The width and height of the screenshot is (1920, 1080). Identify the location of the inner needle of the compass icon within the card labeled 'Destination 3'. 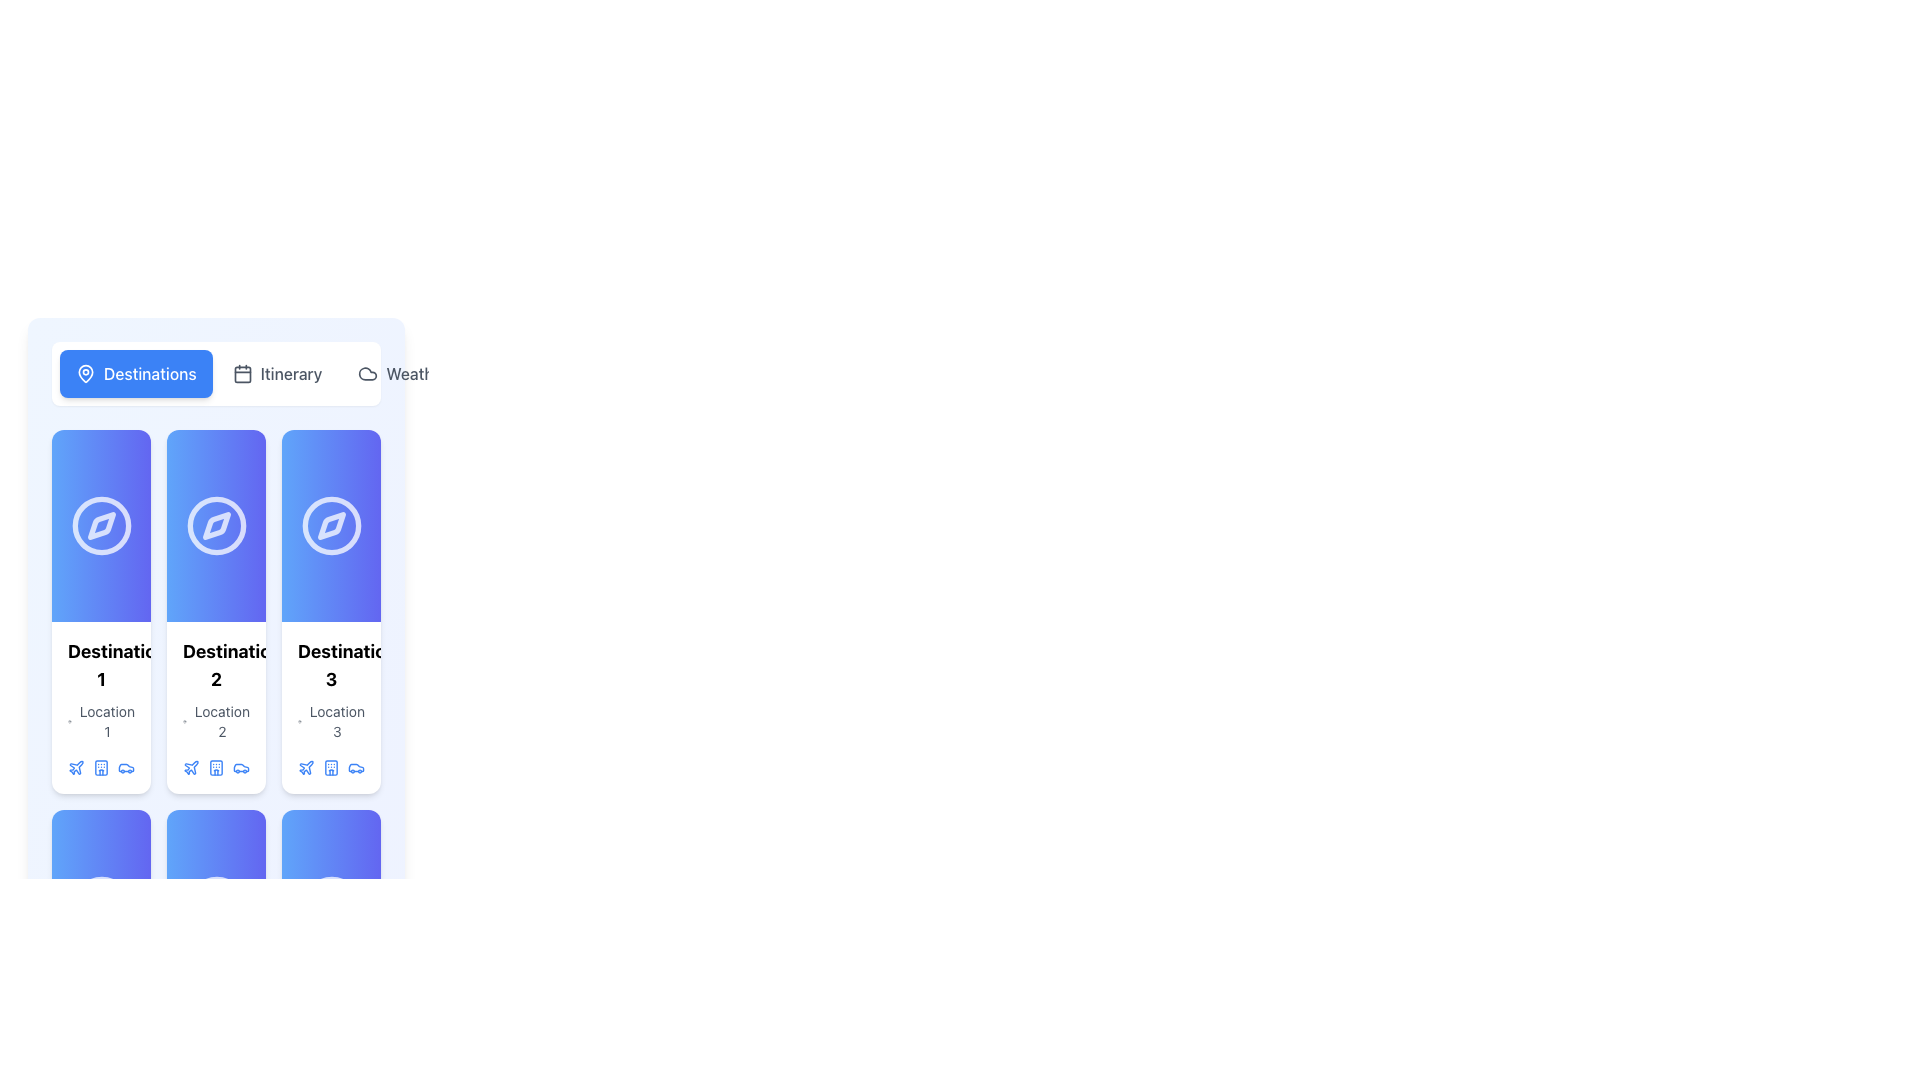
(331, 524).